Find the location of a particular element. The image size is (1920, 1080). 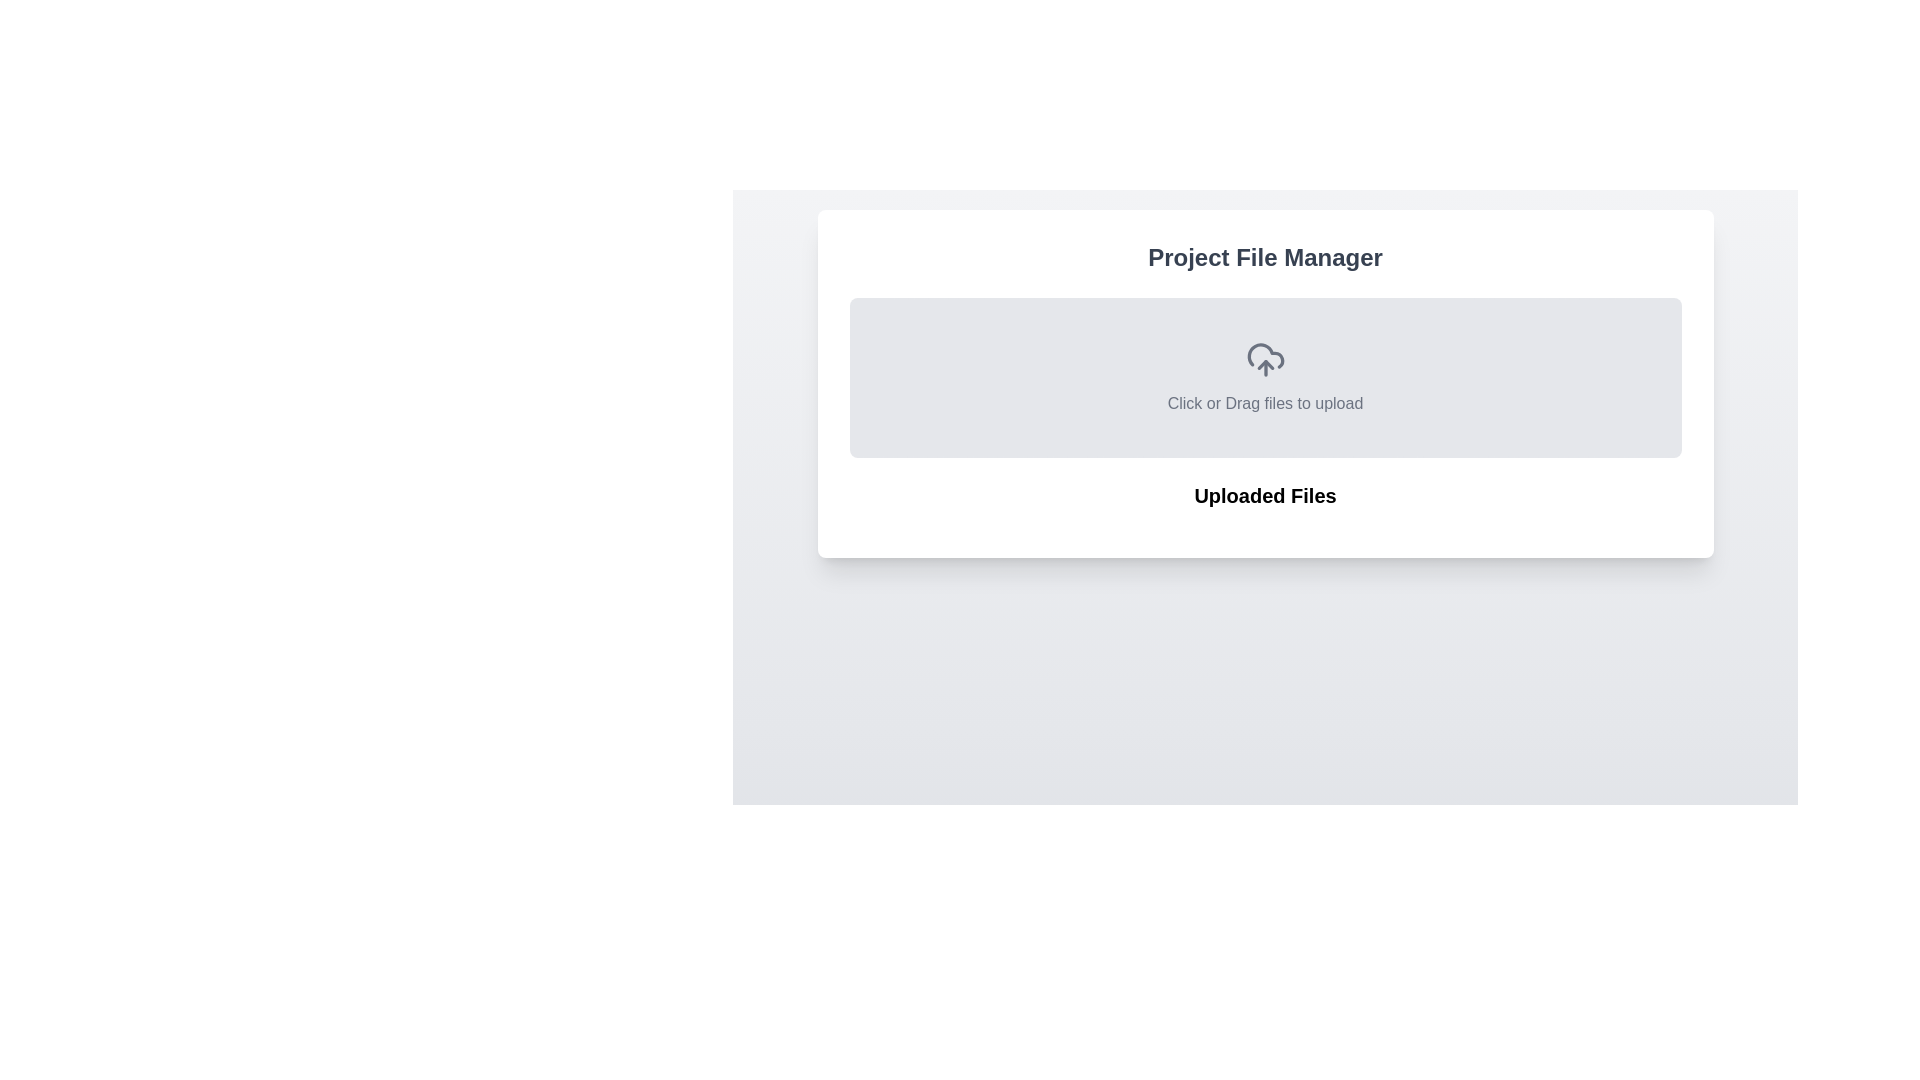

the 'Uploaded Files' heading element, which is a bold, semibold text label located above a grid layout and centered on the page is located at coordinates (1264, 495).